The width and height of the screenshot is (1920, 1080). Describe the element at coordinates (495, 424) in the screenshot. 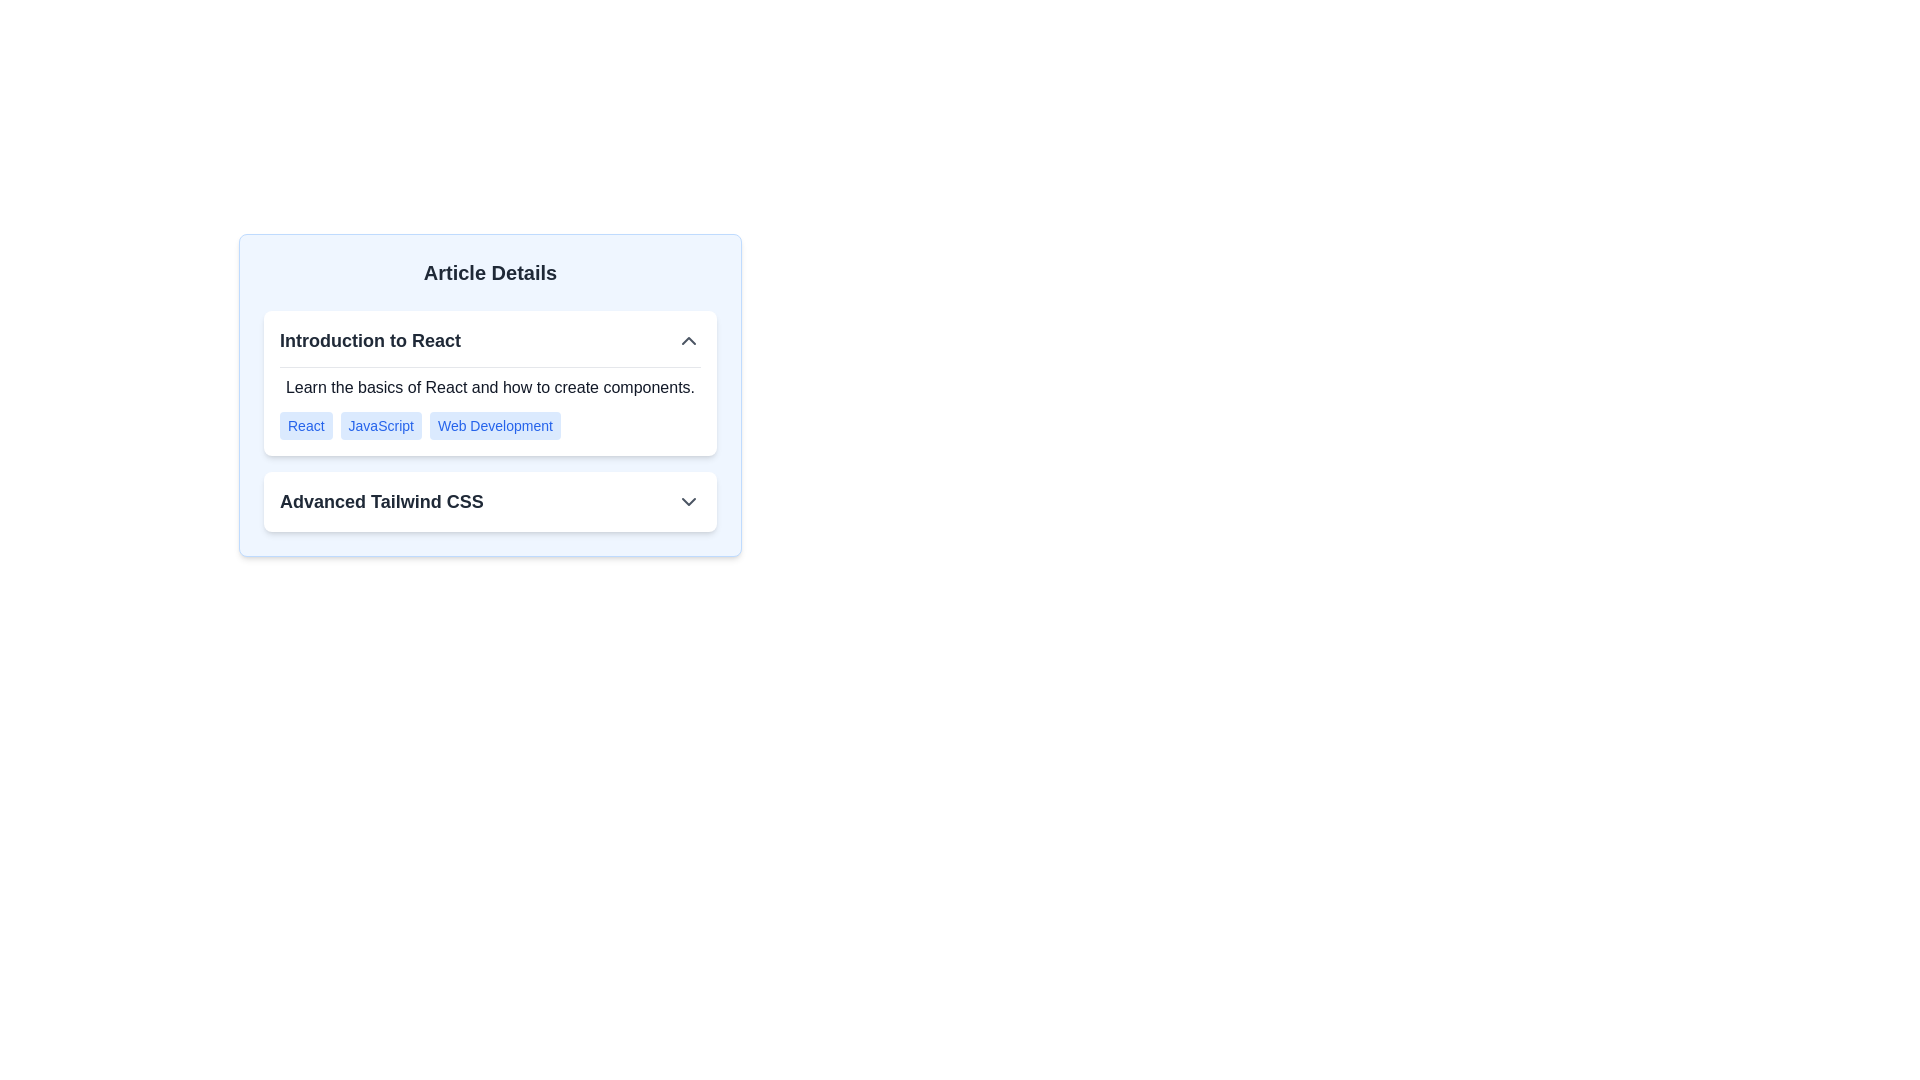

I see `the label with the text 'Web Development', which is a rectangular label with rounded corners, located in the Article Details section below the title 'Introduction to React'` at that location.